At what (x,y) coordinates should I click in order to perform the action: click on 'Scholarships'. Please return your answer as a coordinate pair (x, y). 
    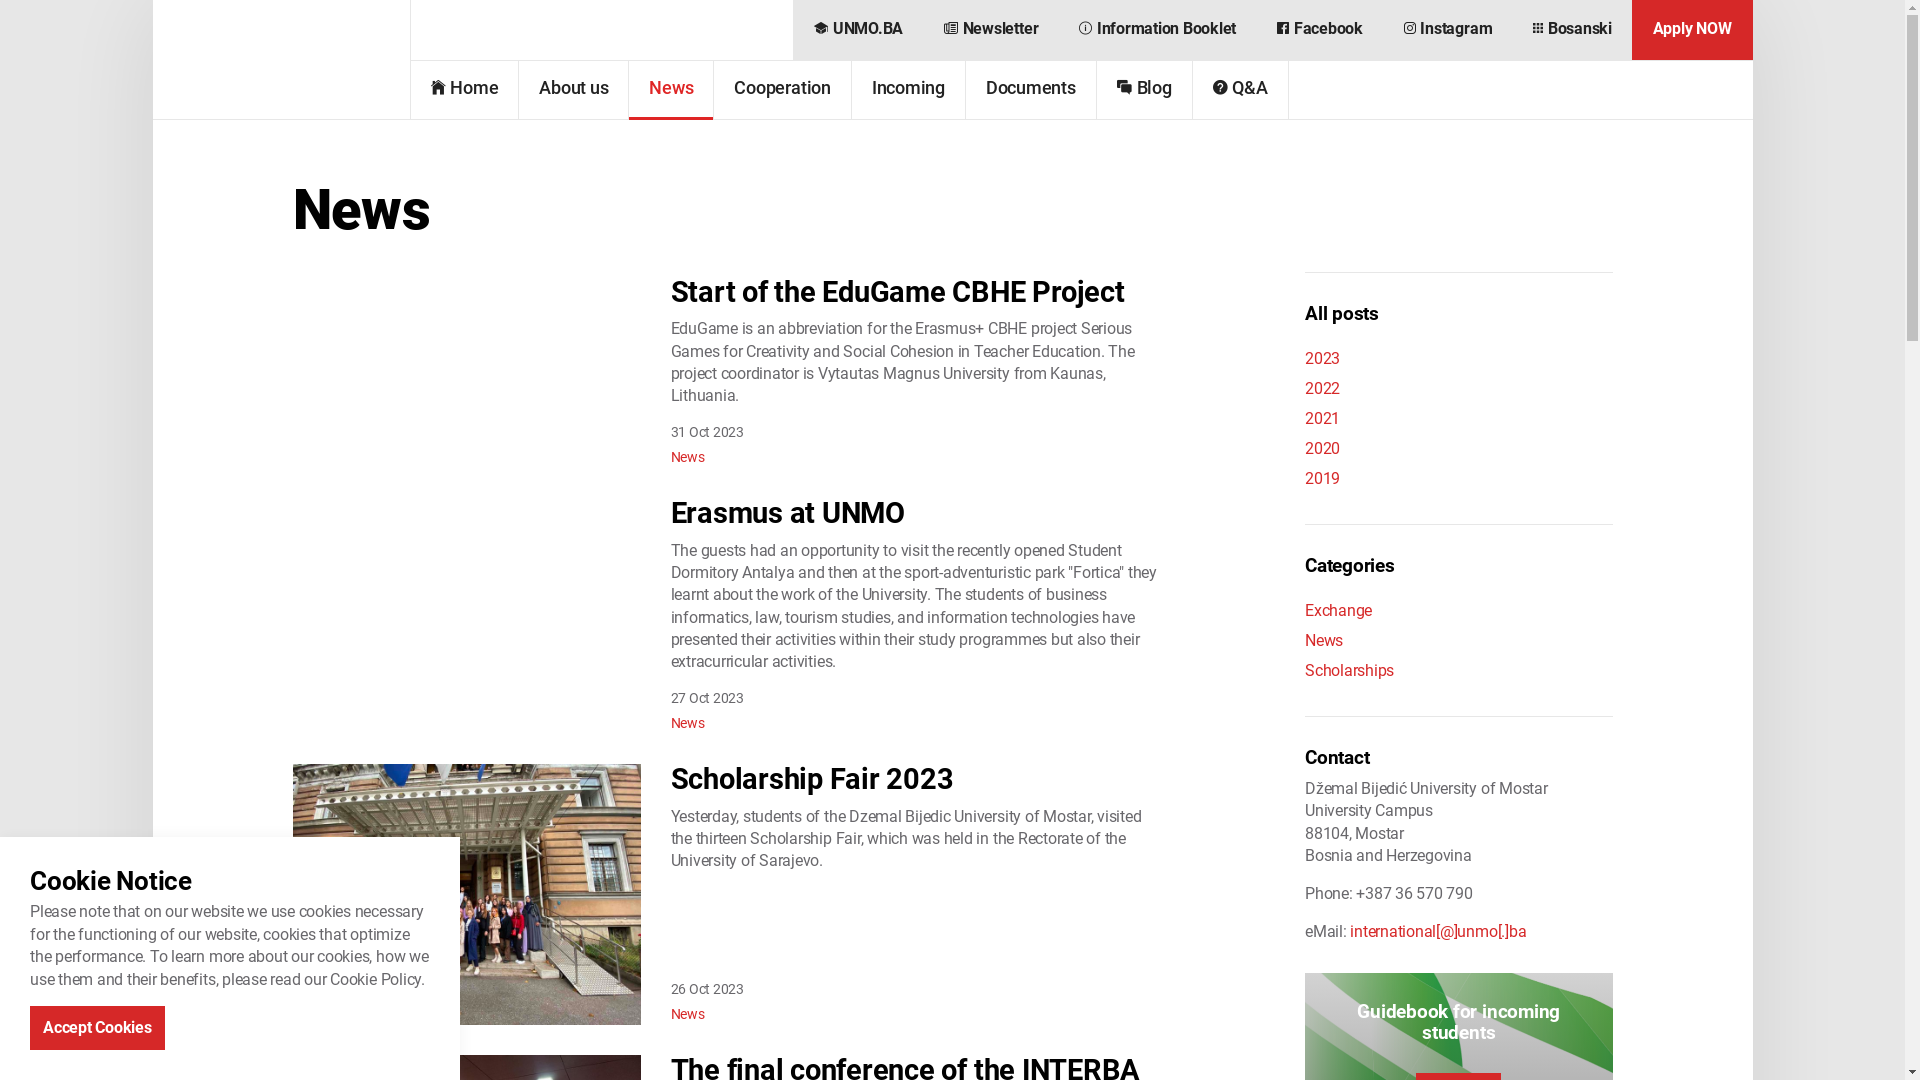
    Looking at the image, I should click on (1459, 671).